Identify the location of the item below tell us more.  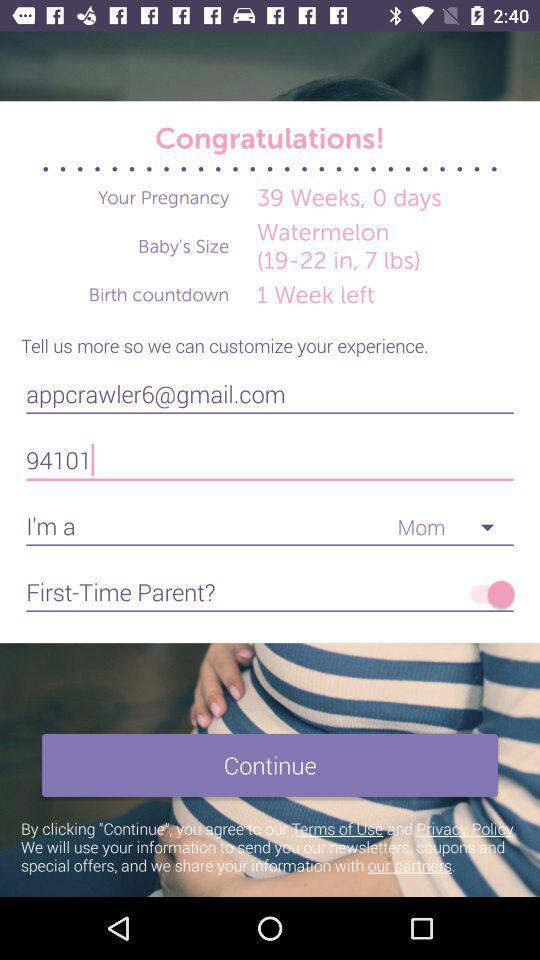
(270, 393).